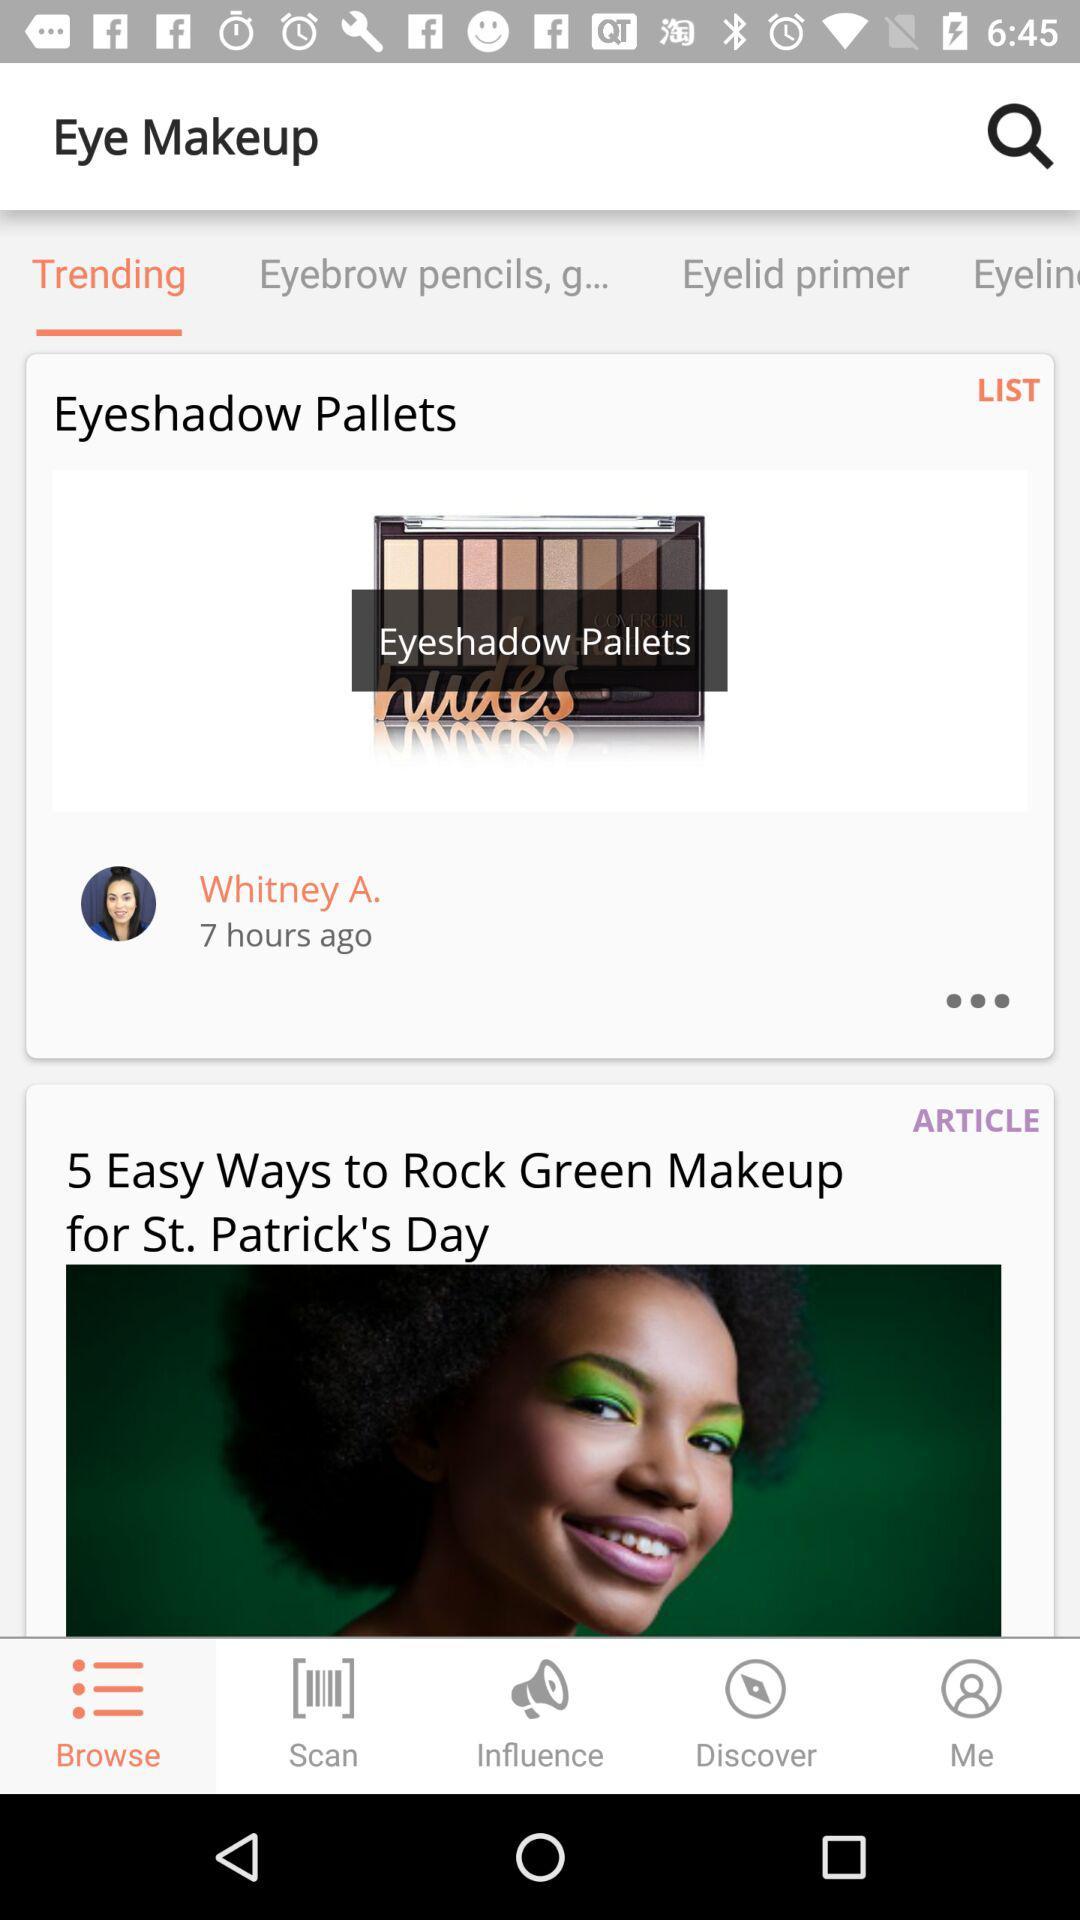 This screenshot has width=1080, height=1920. What do you see at coordinates (1020, 135) in the screenshot?
I see `search` at bounding box center [1020, 135].